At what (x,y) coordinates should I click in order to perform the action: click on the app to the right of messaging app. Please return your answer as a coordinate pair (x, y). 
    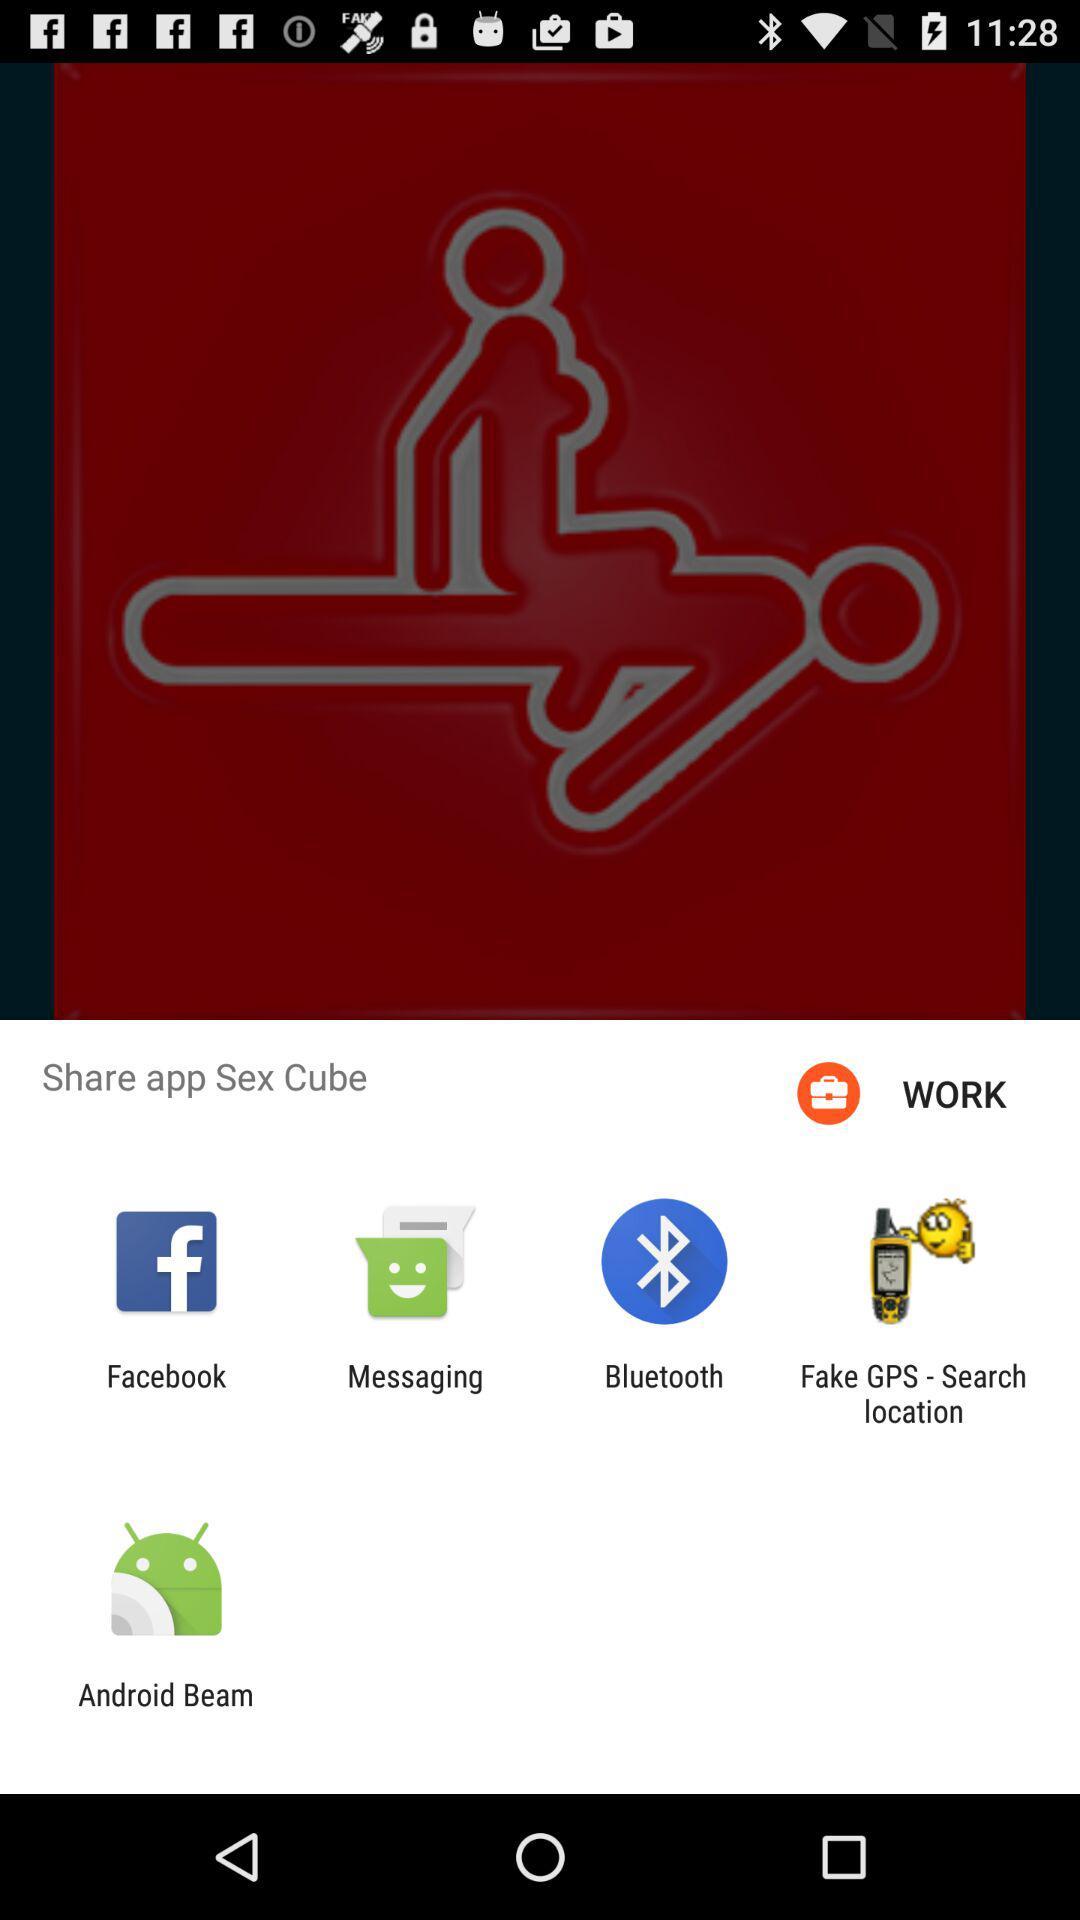
    Looking at the image, I should click on (664, 1392).